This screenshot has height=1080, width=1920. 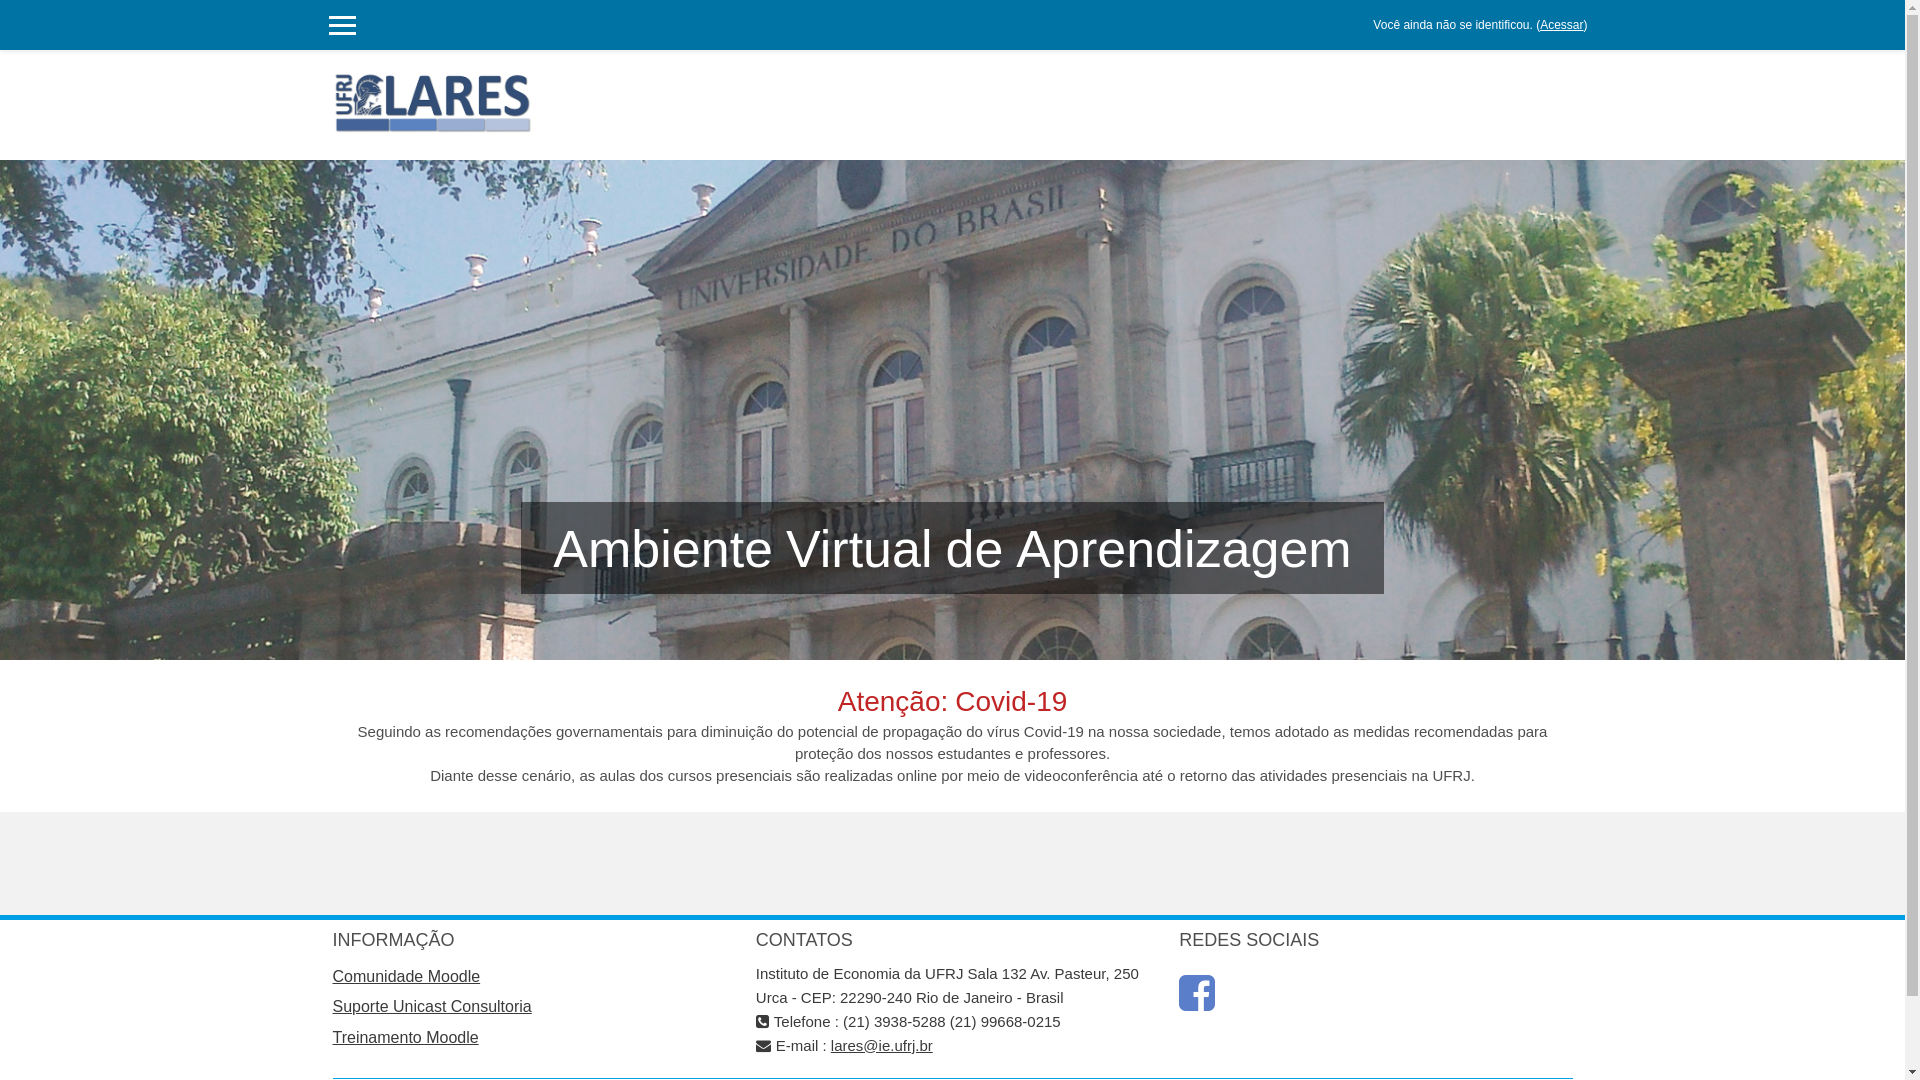 I want to click on 'Suporte Unicast Consultoria', so click(x=430, y=1006).